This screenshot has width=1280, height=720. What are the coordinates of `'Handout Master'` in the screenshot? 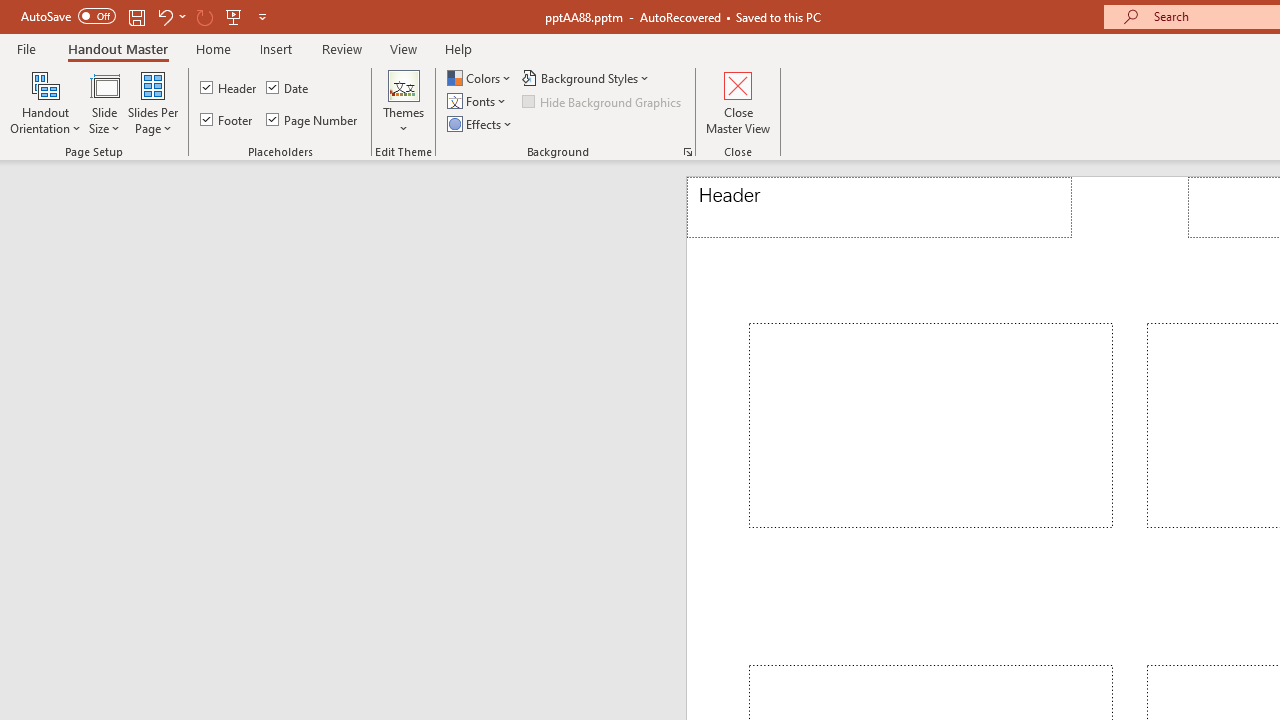 It's located at (116, 48).